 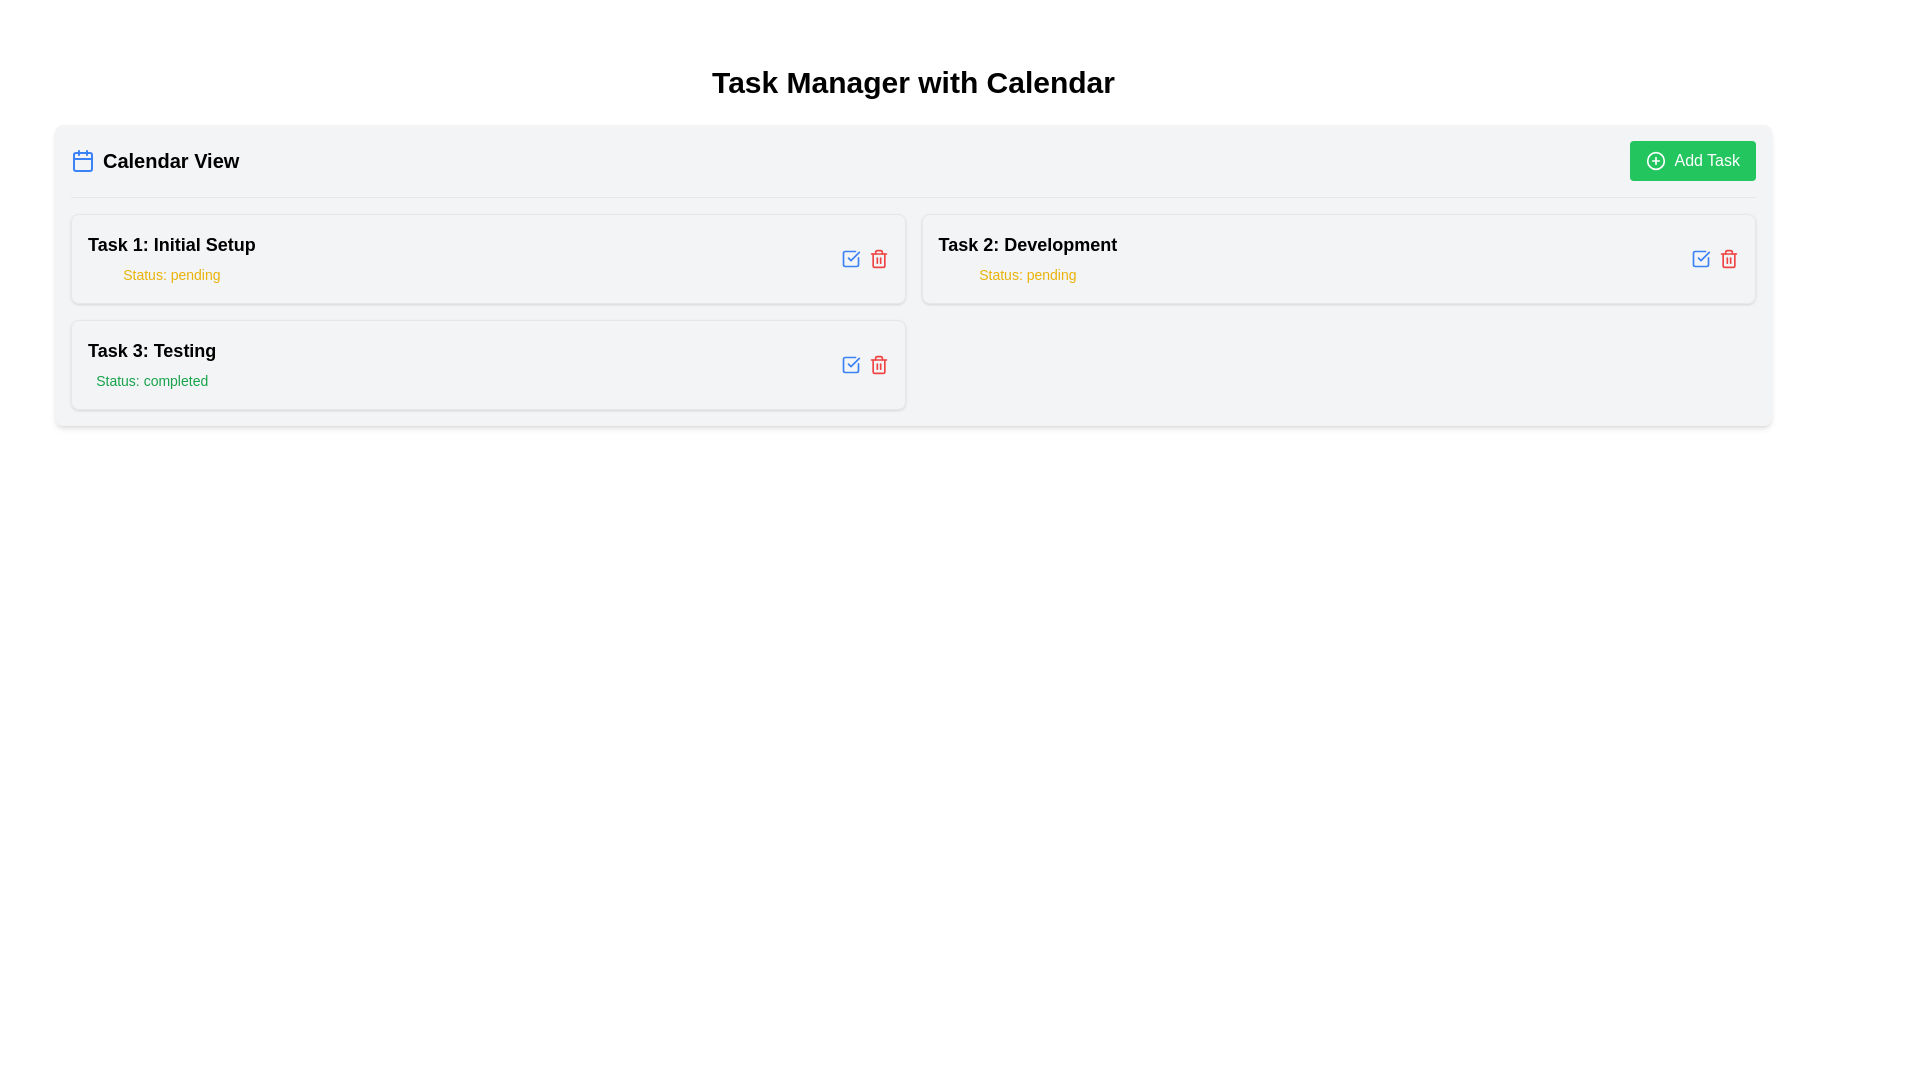 What do you see at coordinates (1692, 160) in the screenshot?
I see `the 'Add Task' button with a green background and white text label` at bounding box center [1692, 160].